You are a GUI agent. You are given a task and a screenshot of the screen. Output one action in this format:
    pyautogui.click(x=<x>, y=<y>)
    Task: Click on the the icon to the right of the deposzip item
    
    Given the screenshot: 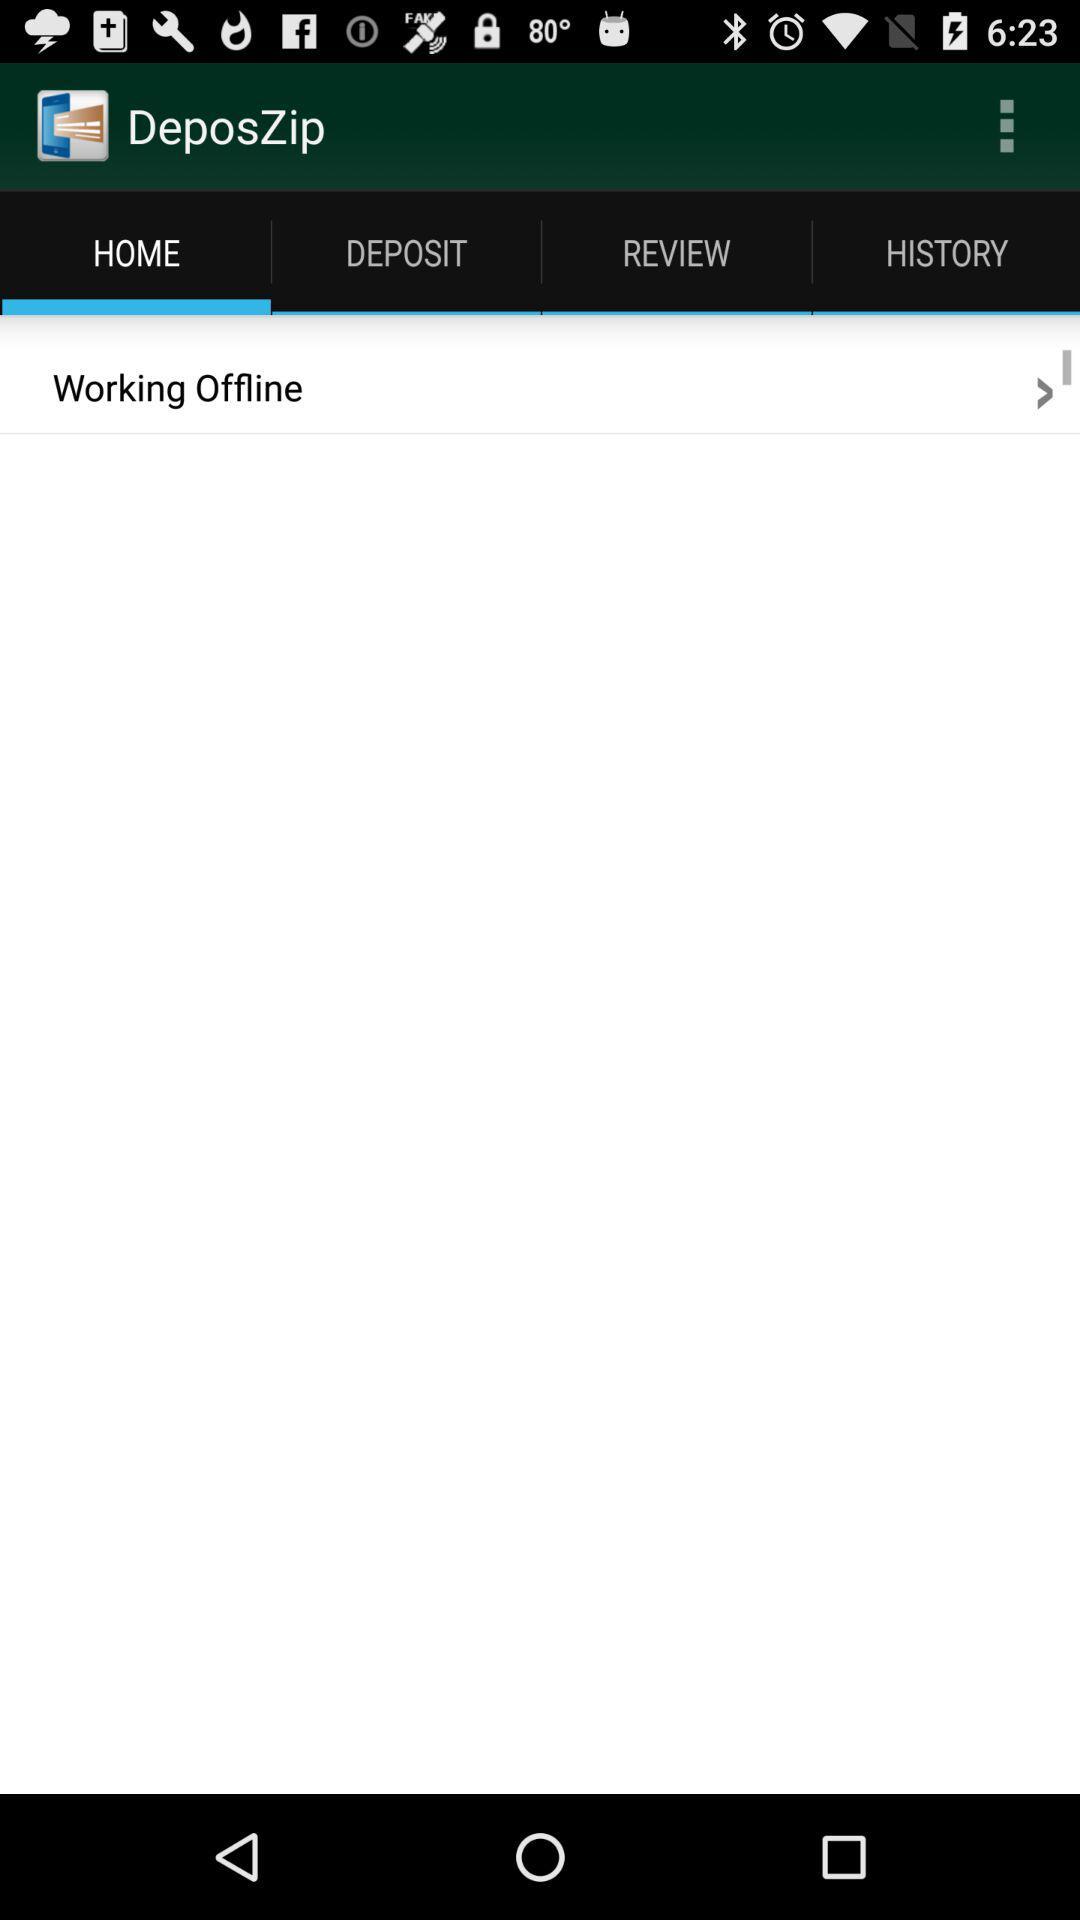 What is the action you would take?
    pyautogui.click(x=1006, y=124)
    